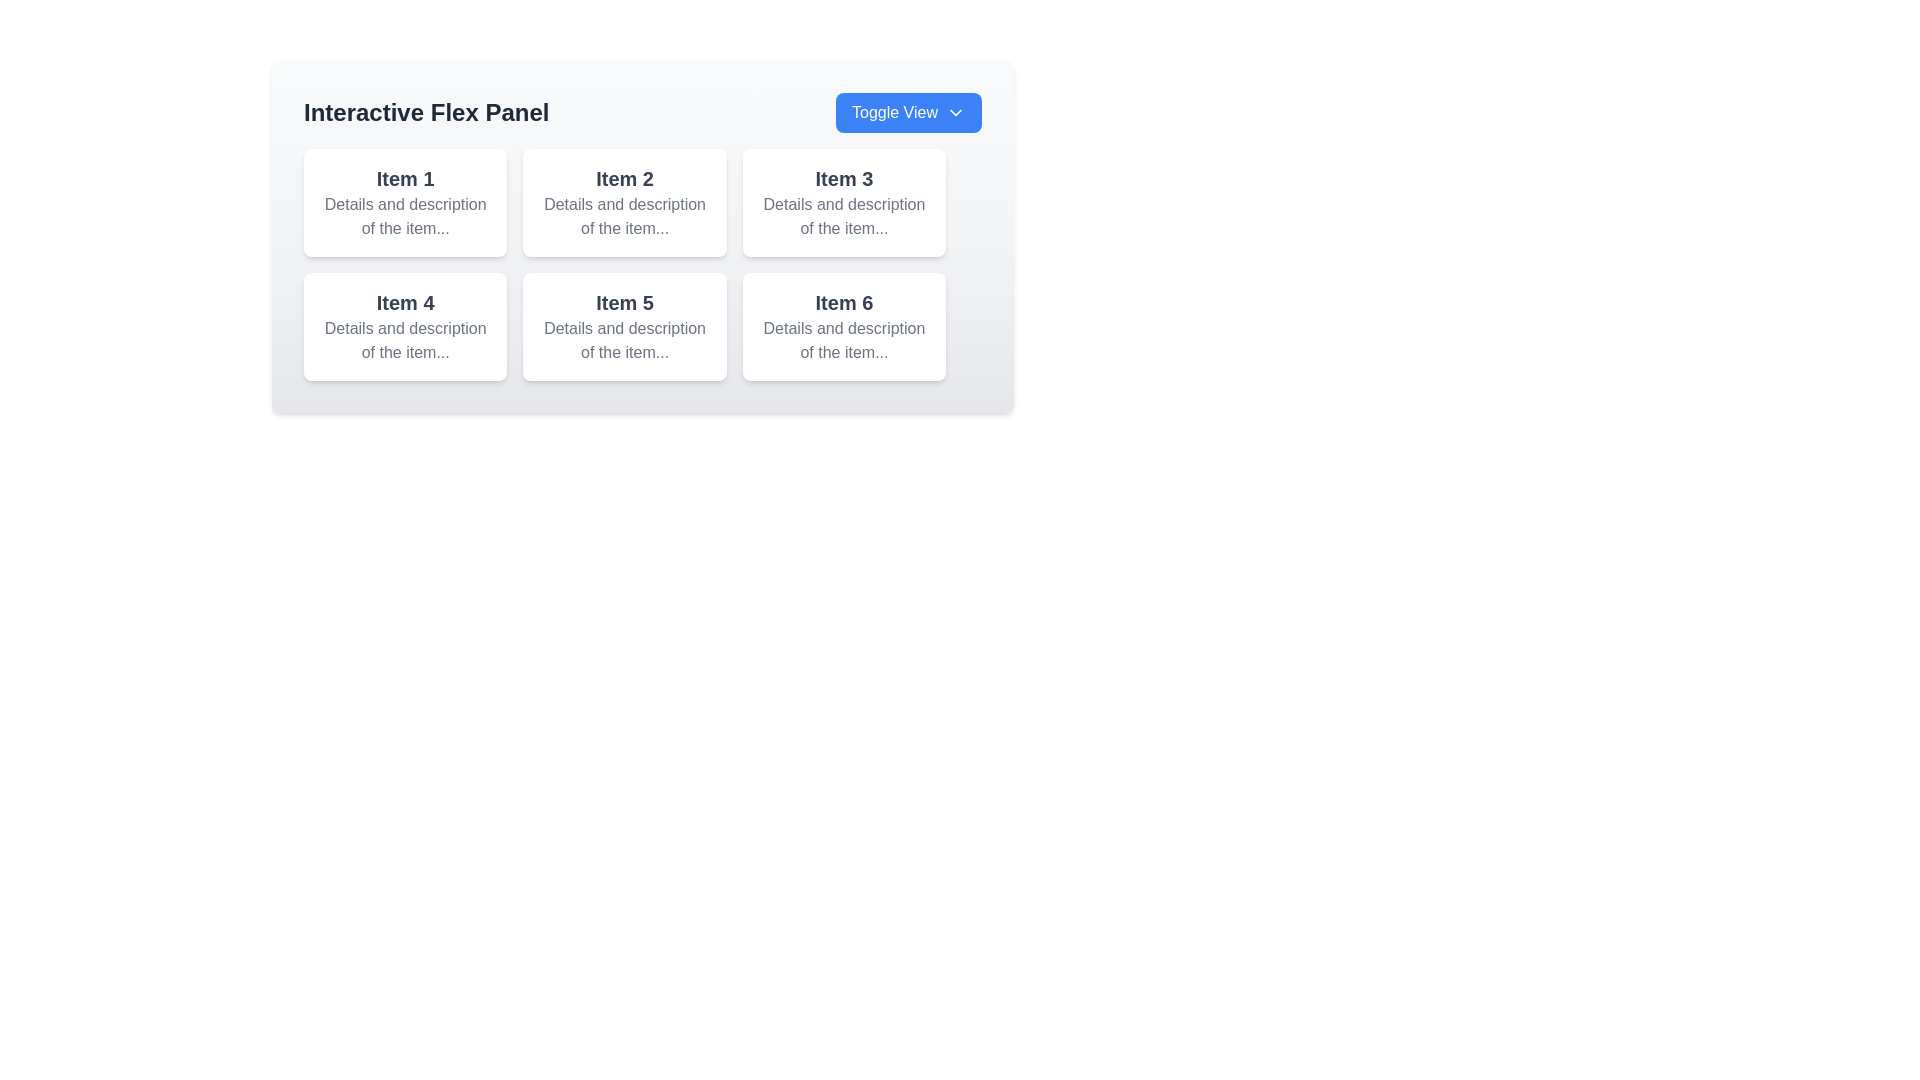 The image size is (1920, 1080). Describe the element at coordinates (404, 339) in the screenshot. I see `the Text Label located in the second row, first column of the grid layout, which provides descriptive text below the 'Item 4' heading` at that location.